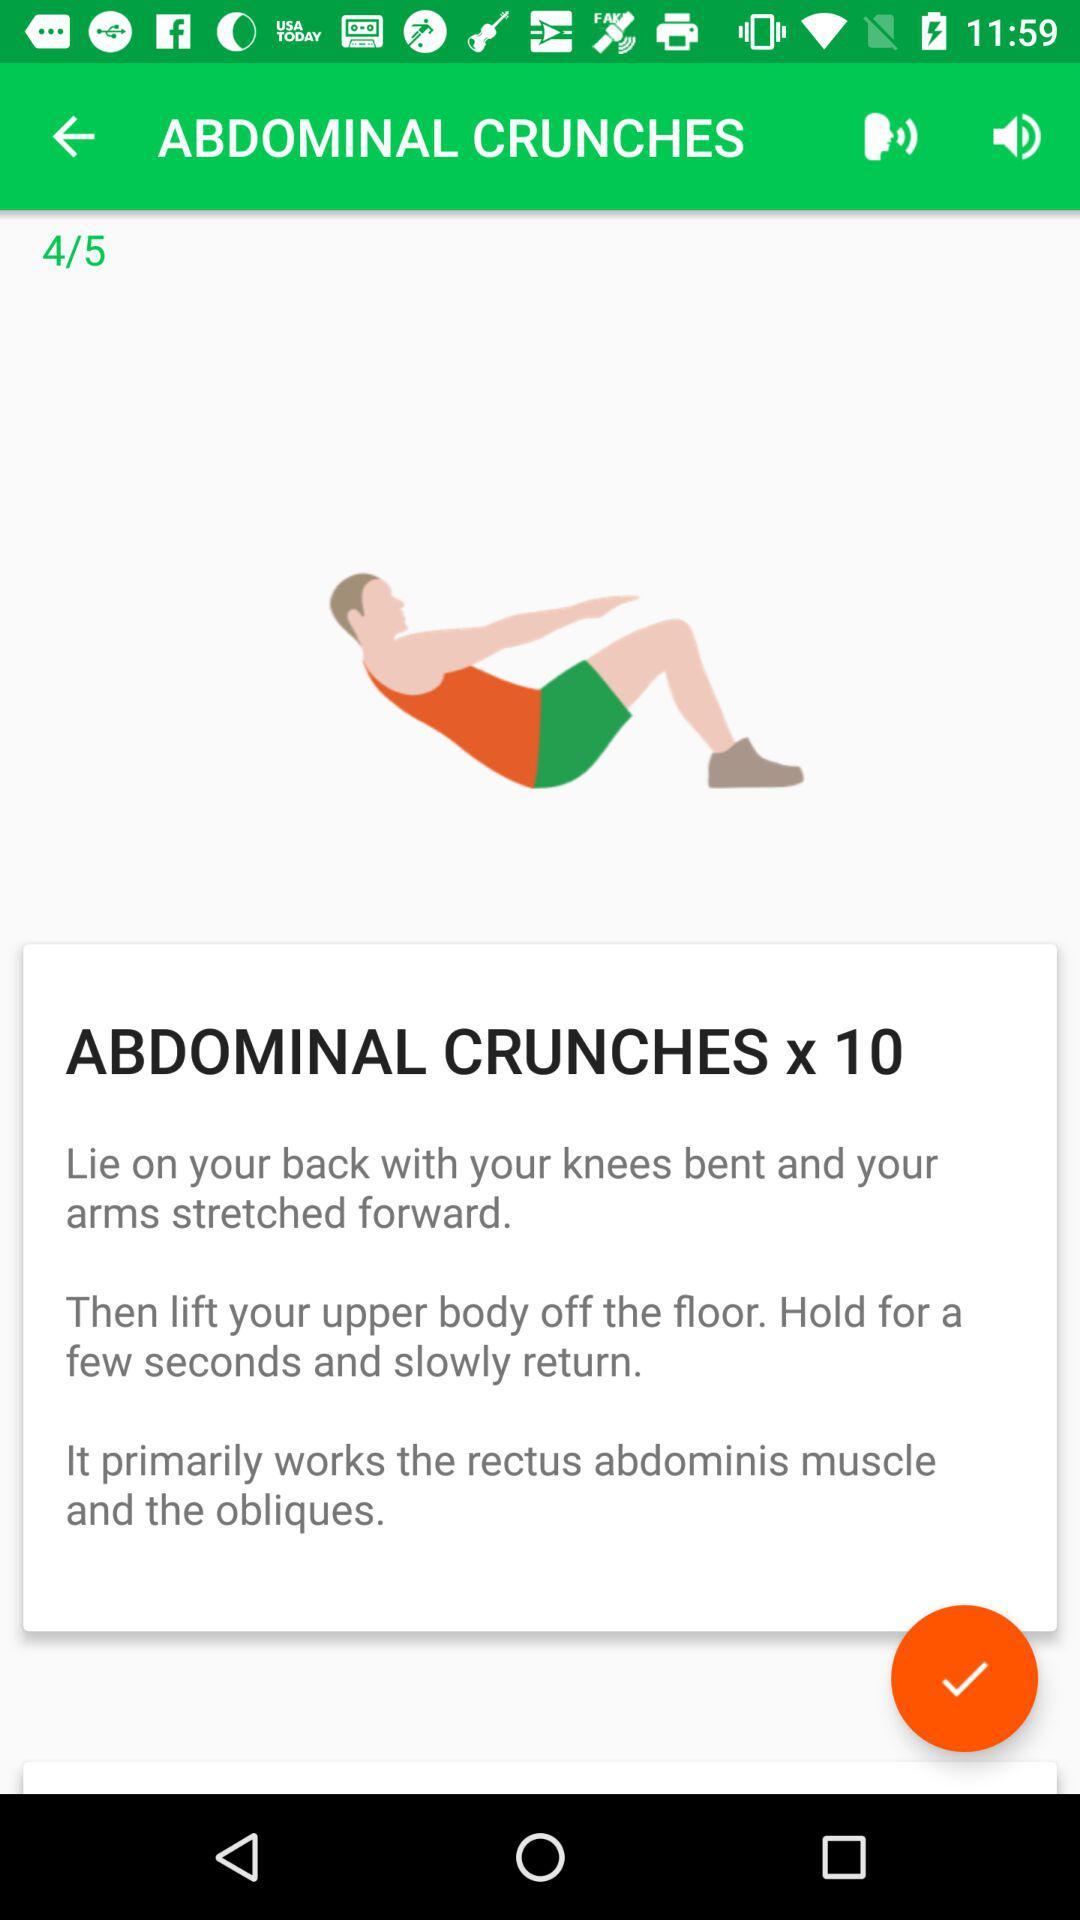 The height and width of the screenshot is (1920, 1080). What do you see at coordinates (890, 135) in the screenshot?
I see `the app next to the abdominal crunches icon` at bounding box center [890, 135].